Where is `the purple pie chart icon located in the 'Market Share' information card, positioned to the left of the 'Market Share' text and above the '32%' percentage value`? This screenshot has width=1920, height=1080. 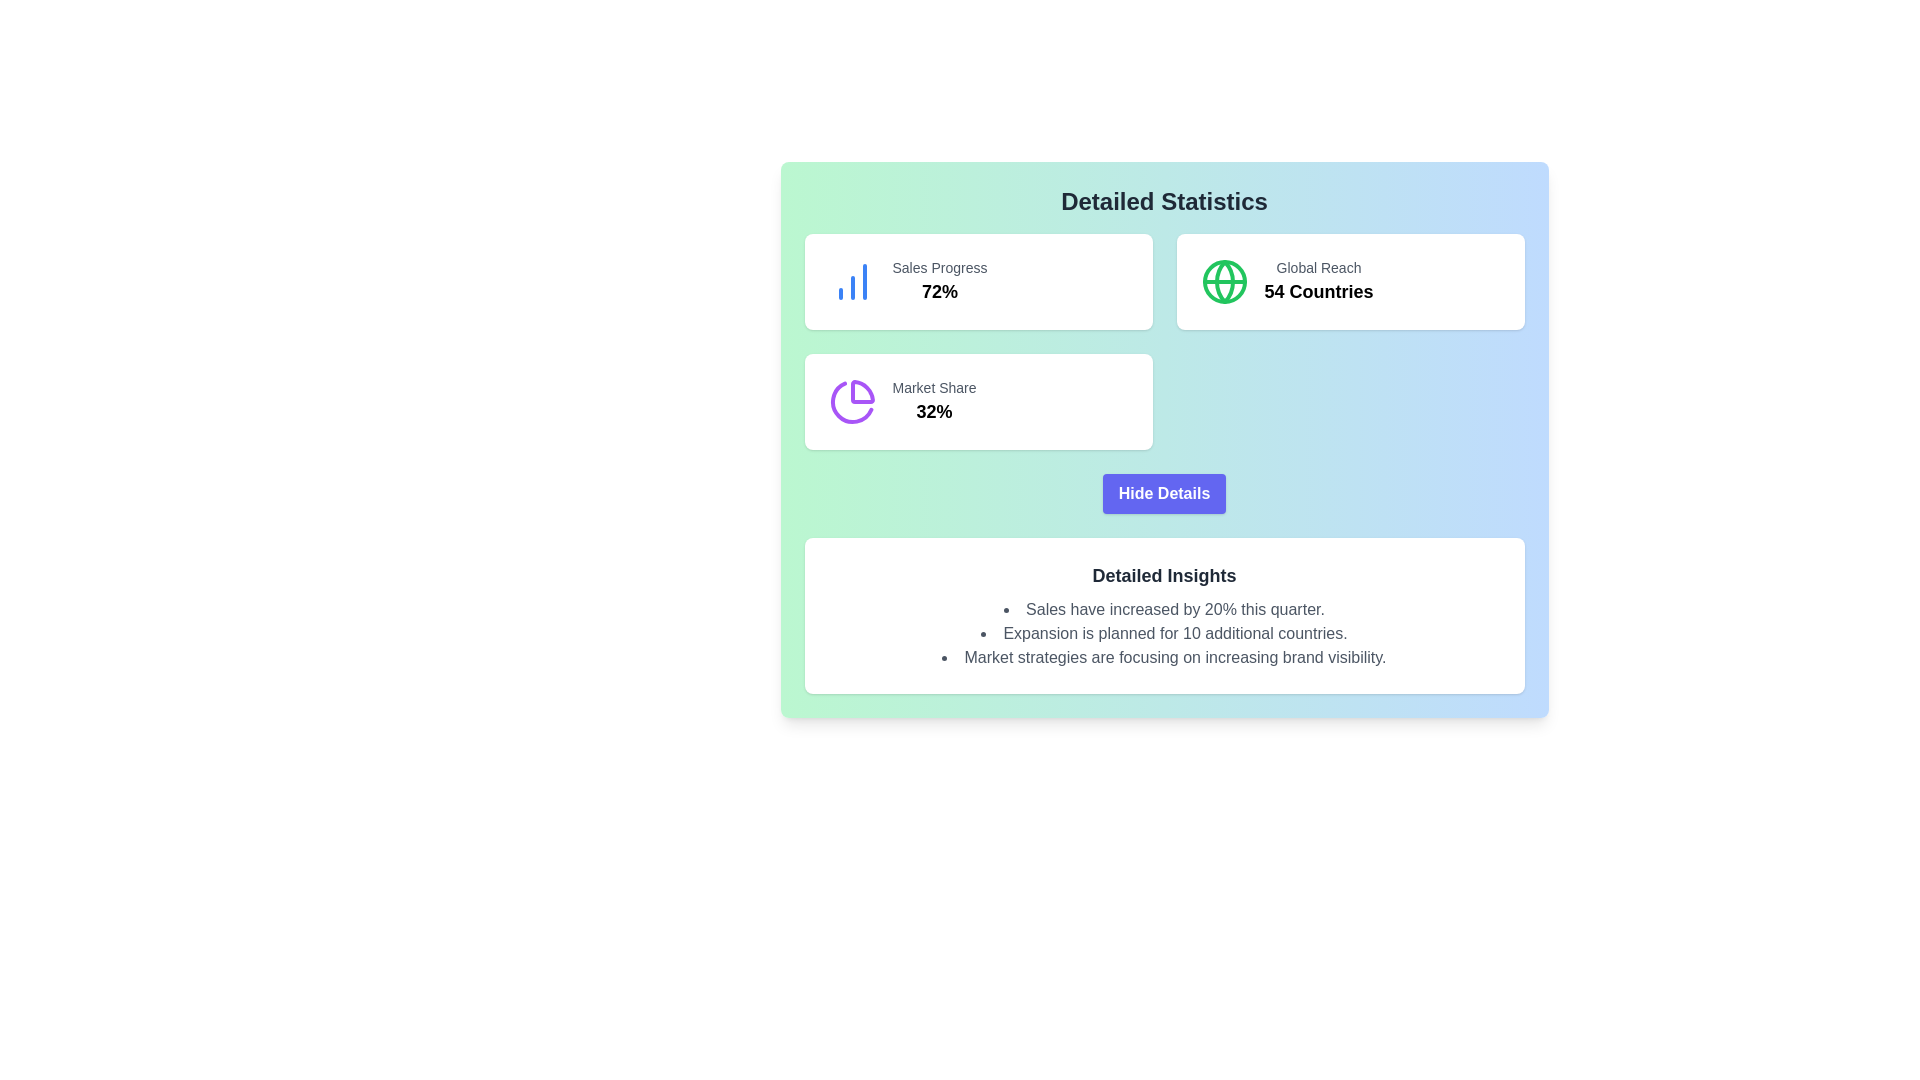
the purple pie chart icon located in the 'Market Share' information card, positioned to the left of the 'Market Share' text and above the '32%' percentage value is located at coordinates (852, 401).